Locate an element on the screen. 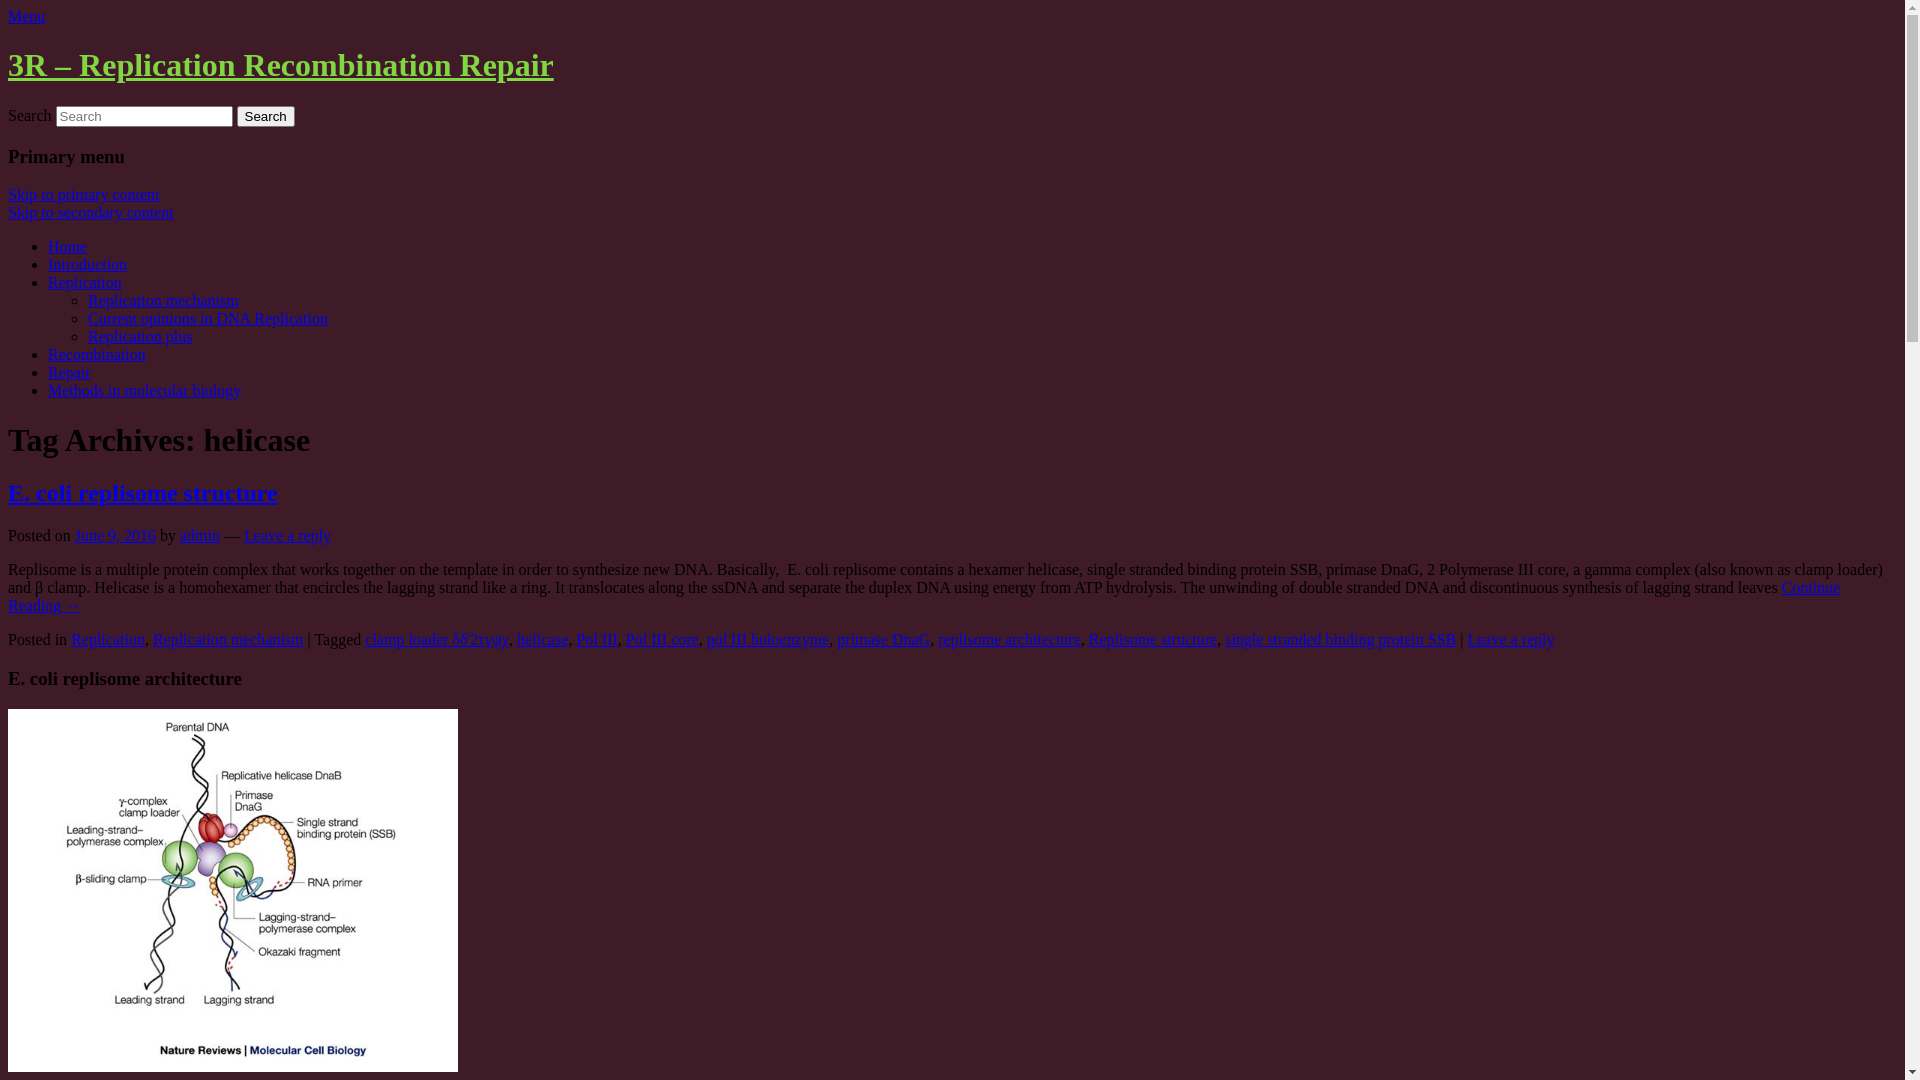 The image size is (1920, 1080). 'helicase' is located at coordinates (542, 639).